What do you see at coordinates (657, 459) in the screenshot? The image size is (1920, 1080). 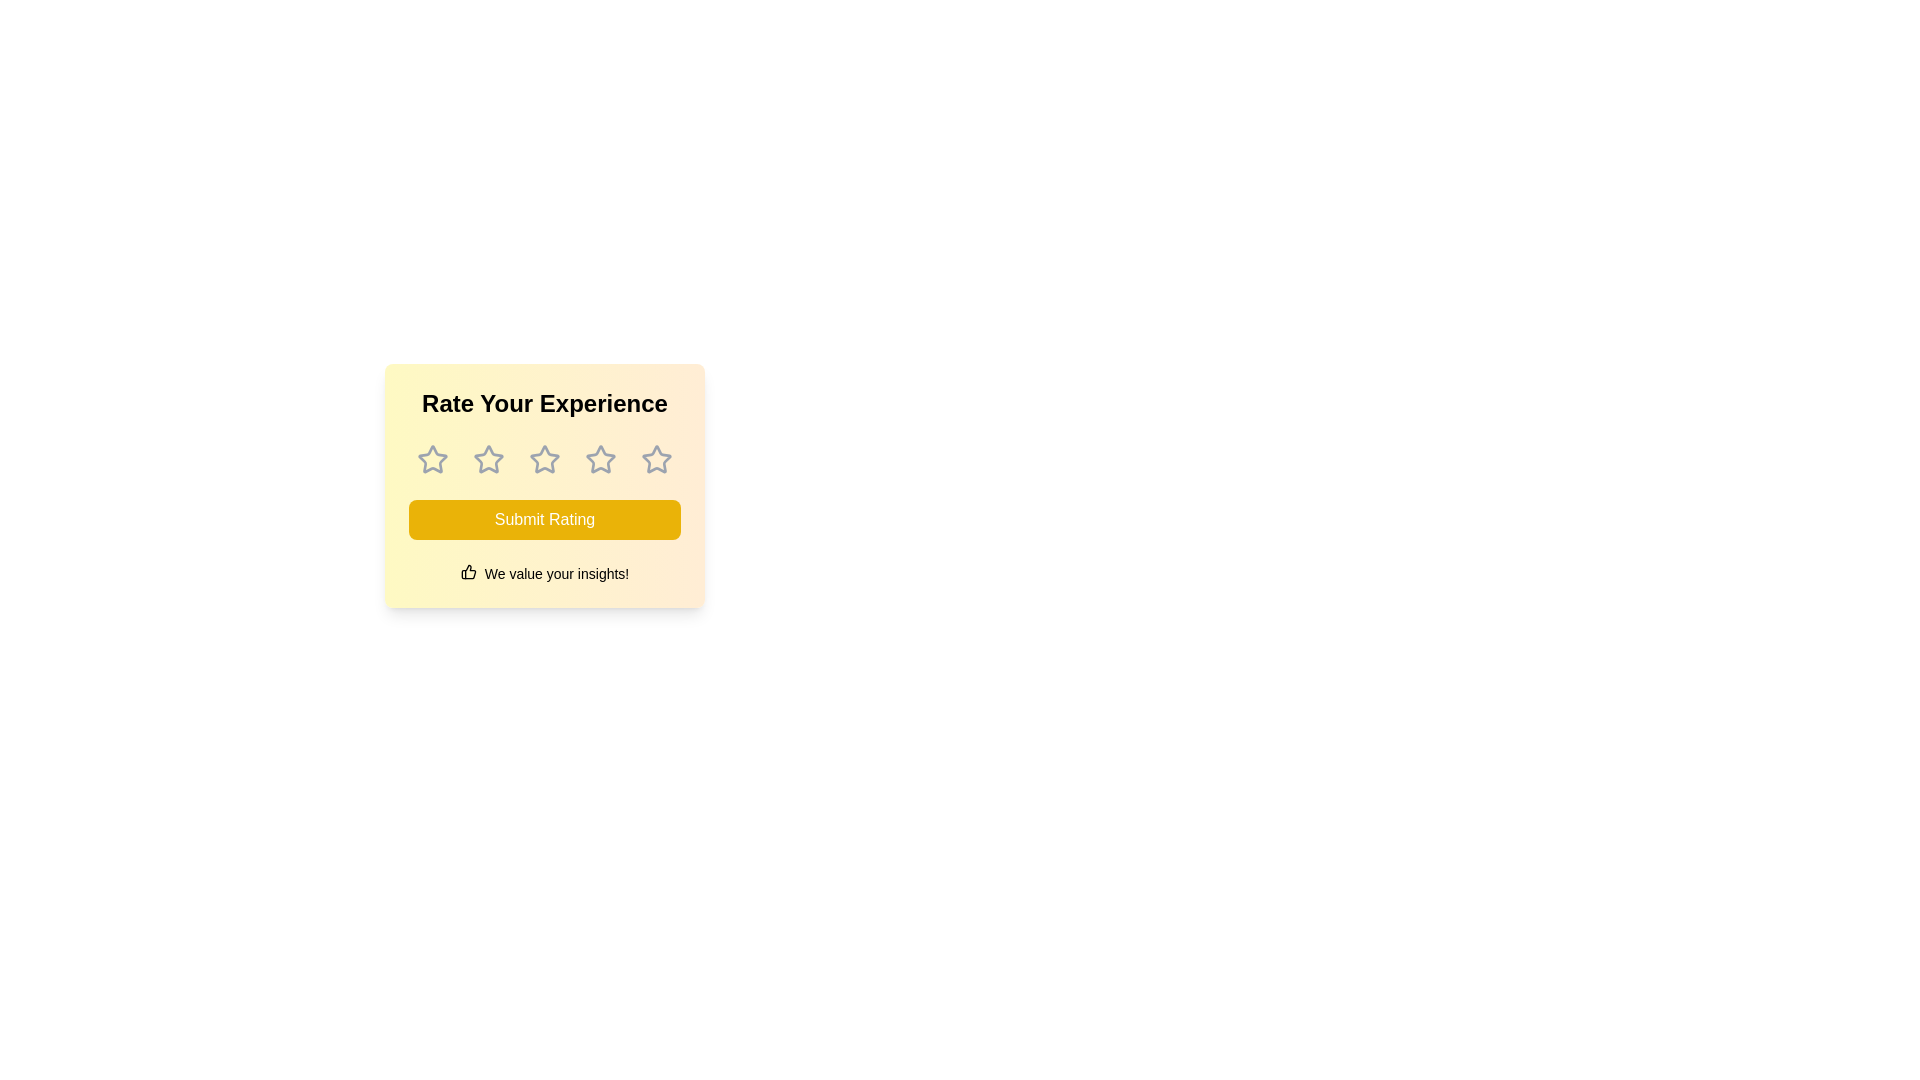 I see `the fifth star icon in the rating selection` at bounding box center [657, 459].